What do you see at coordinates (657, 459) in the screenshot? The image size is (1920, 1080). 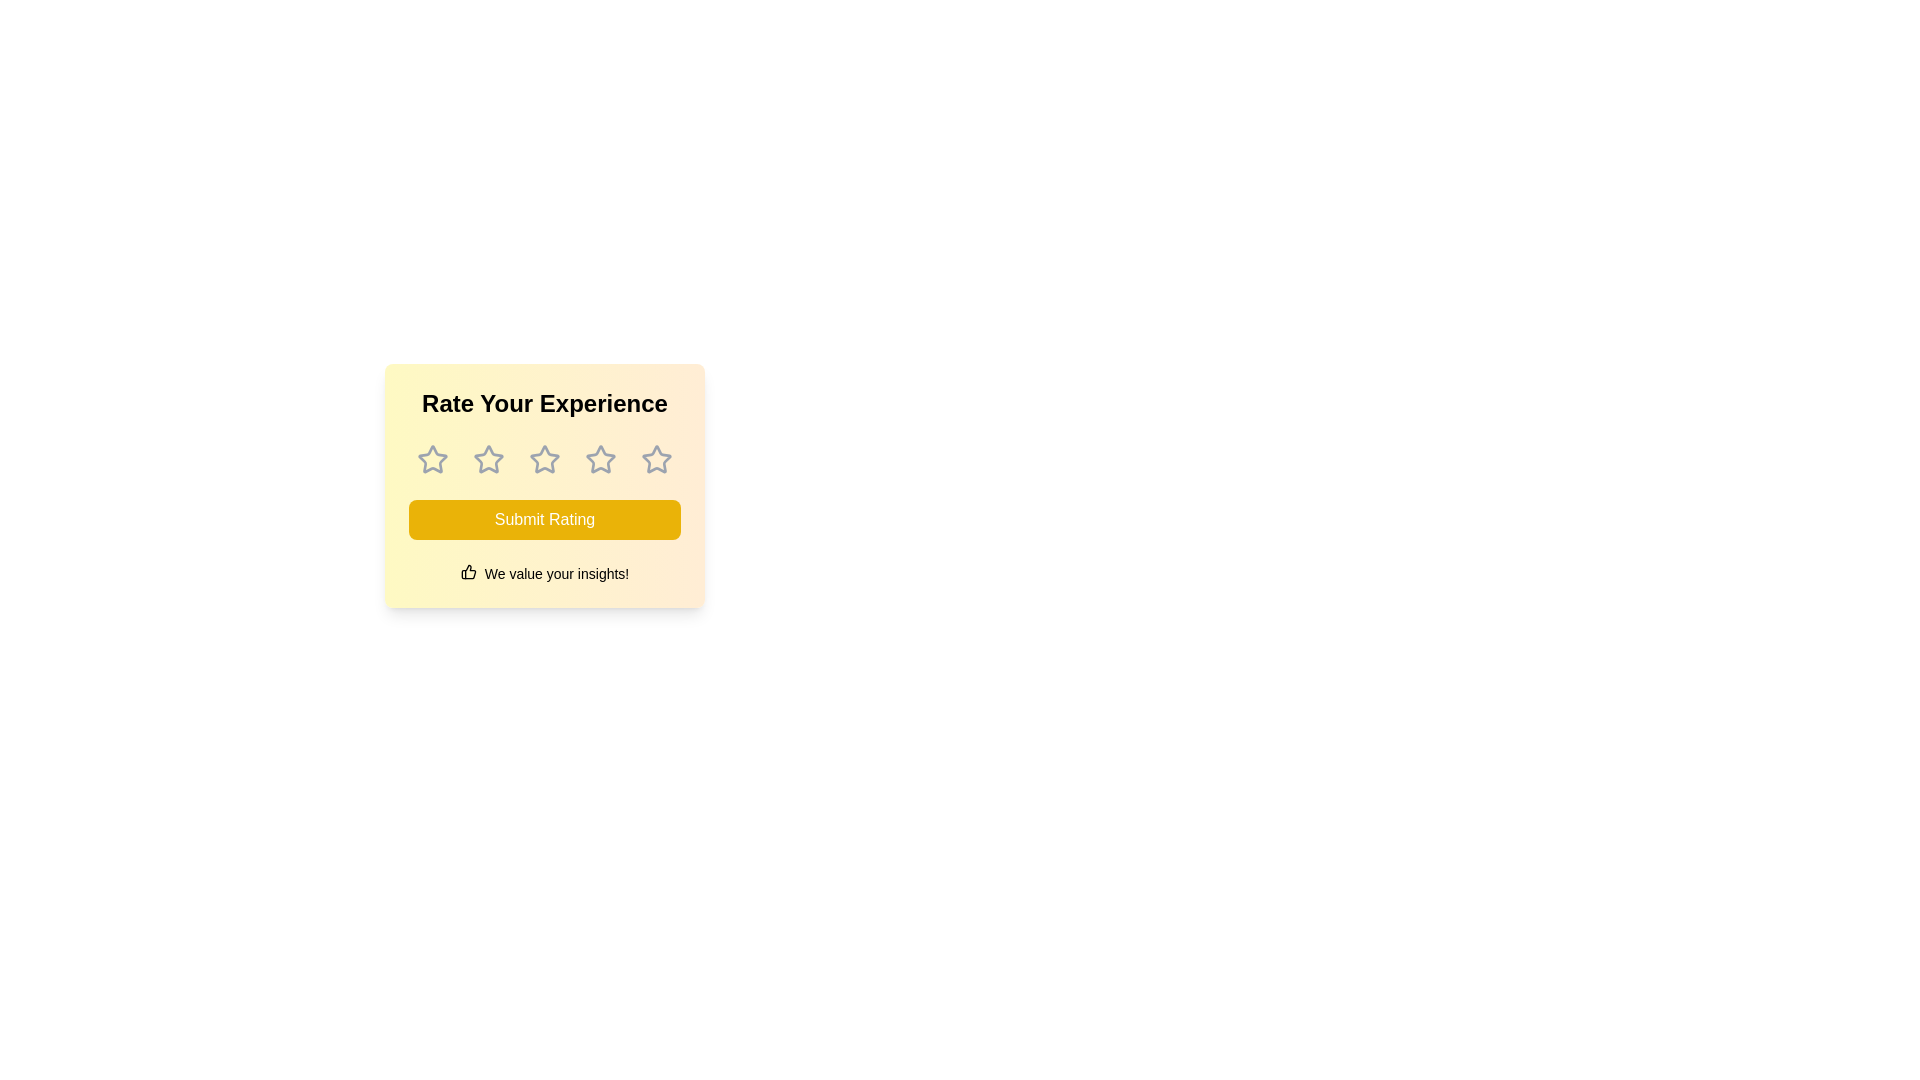 I see `the fifth star icon in the rating selection` at bounding box center [657, 459].